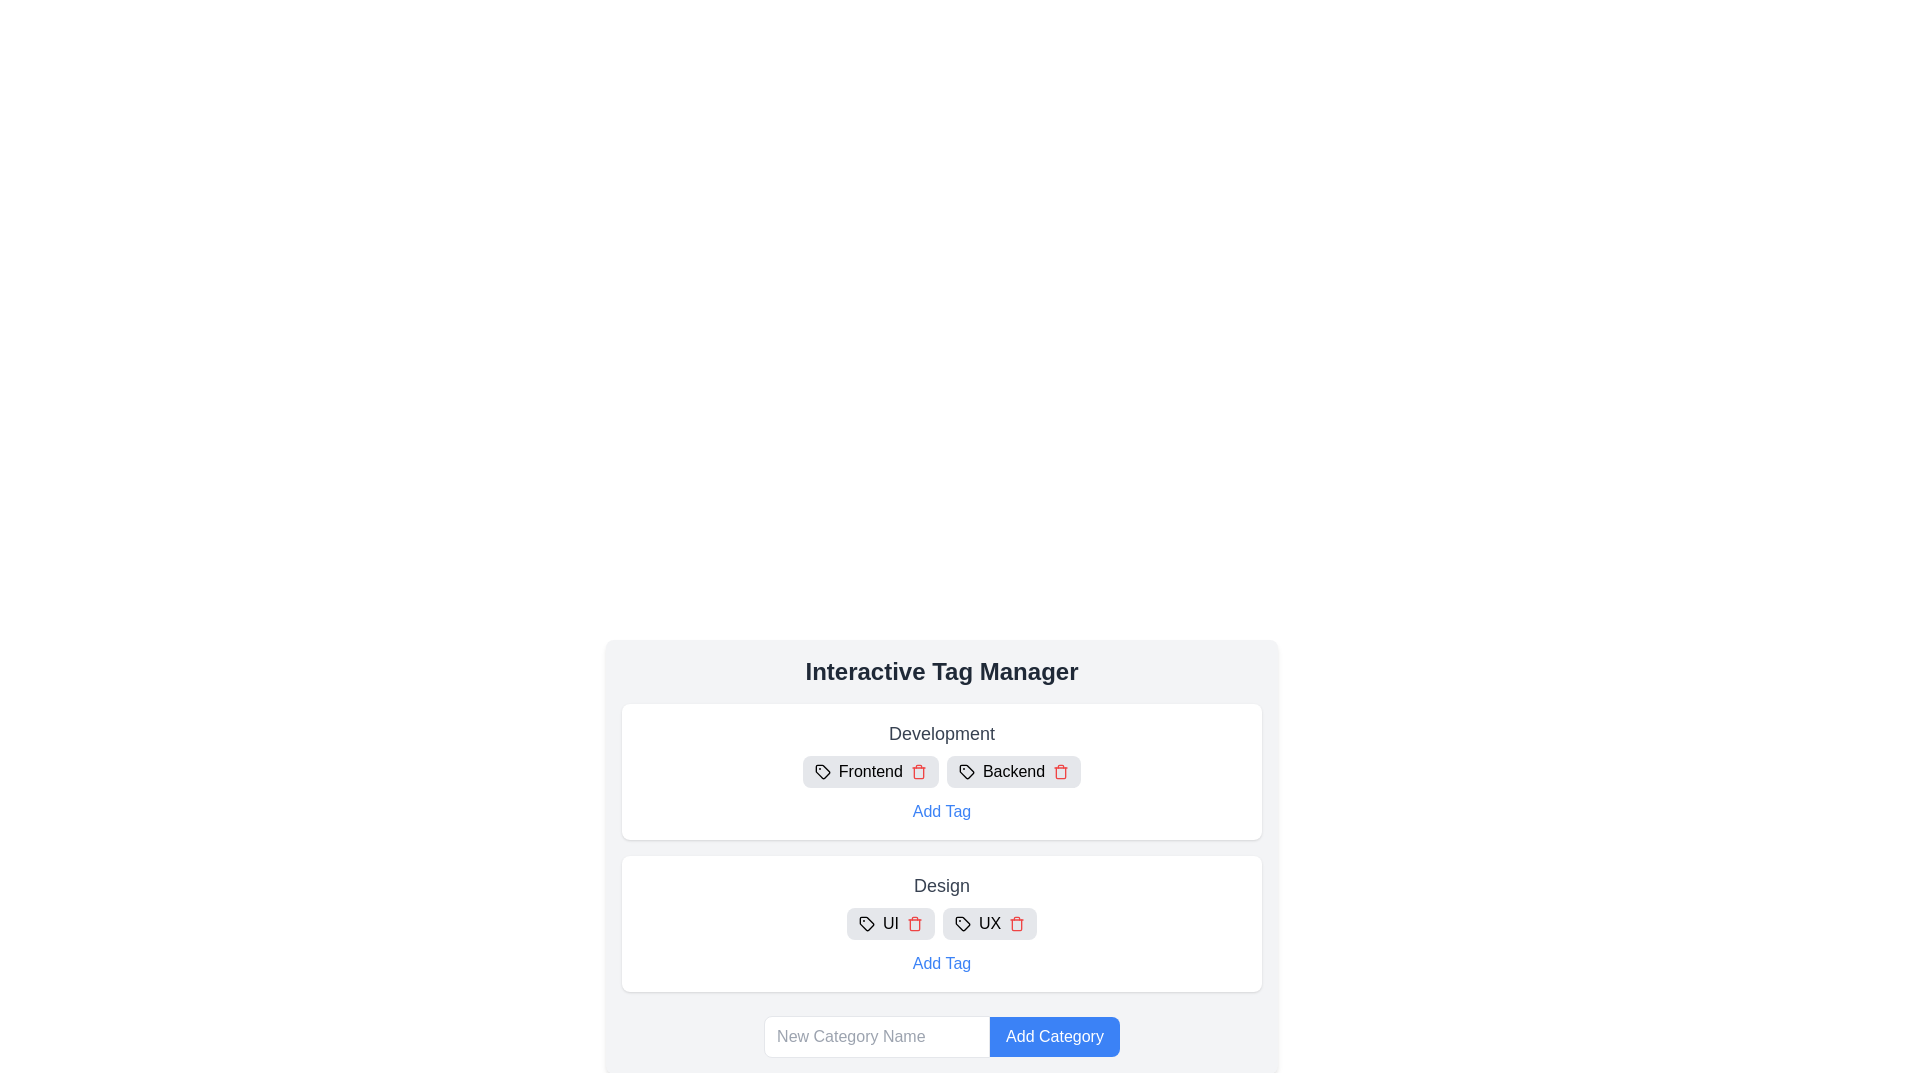  I want to click on the monochromatic tag icon associated with the 'Backend' label, which features a small circle in one corner, so click(966, 770).